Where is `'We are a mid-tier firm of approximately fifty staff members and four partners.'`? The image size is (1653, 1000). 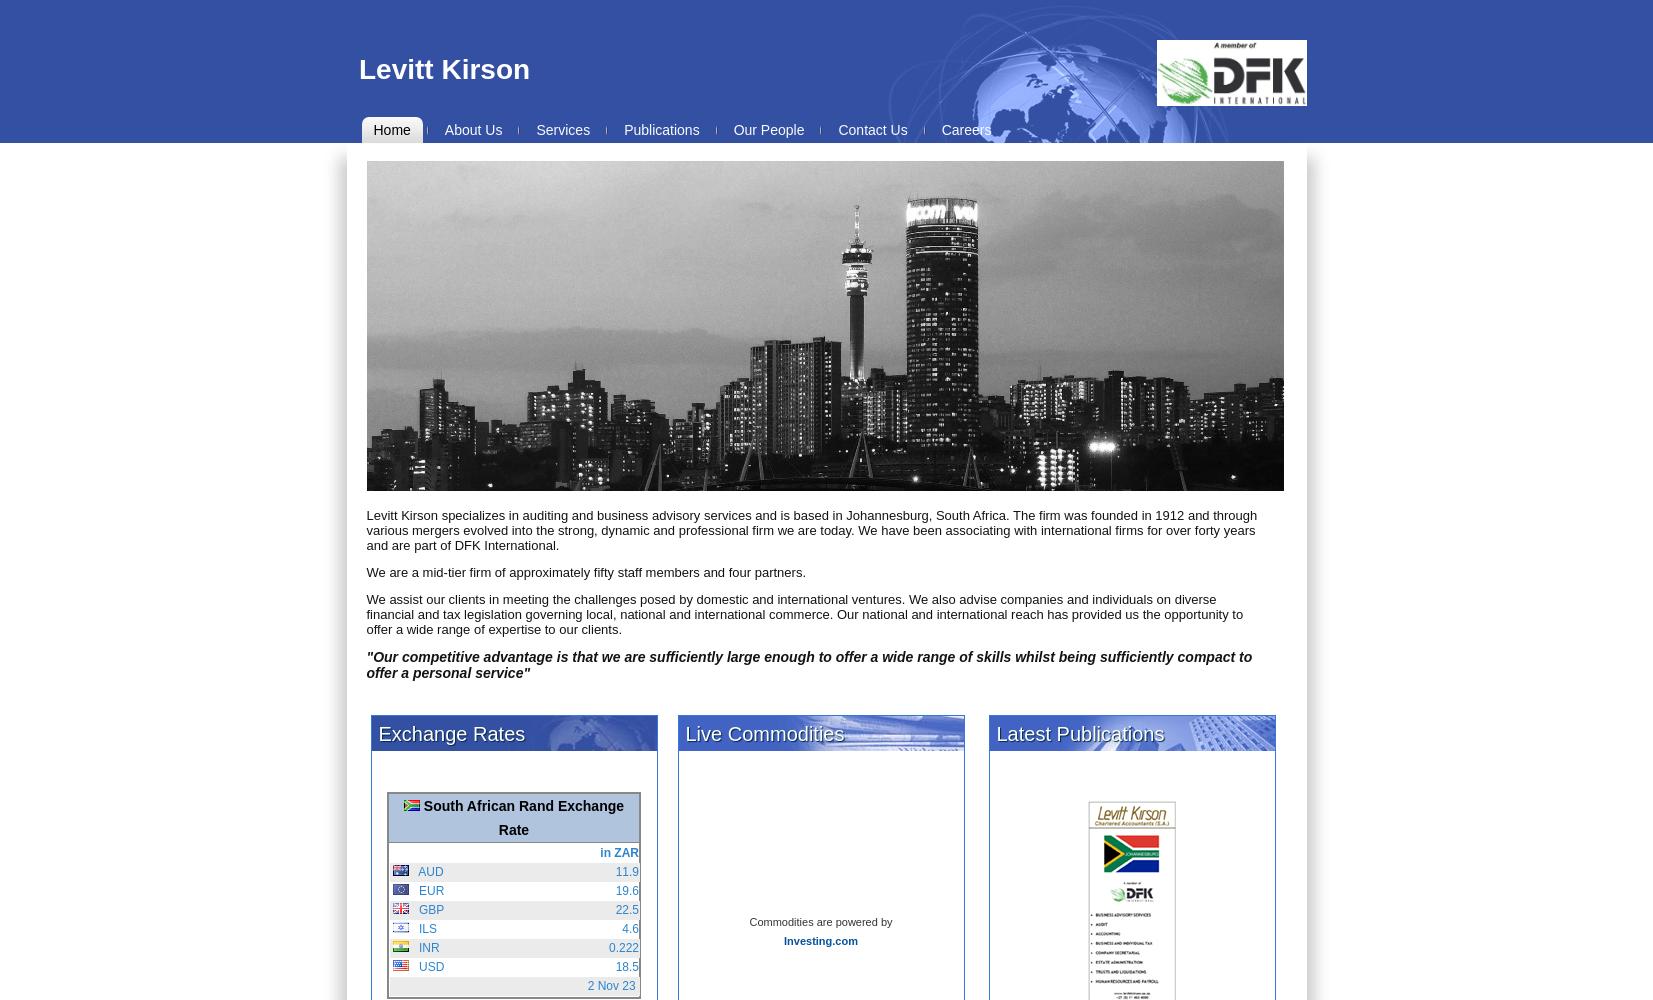 'We are a mid-tier firm of approximately fifty staff members and four partners.' is located at coordinates (364, 571).